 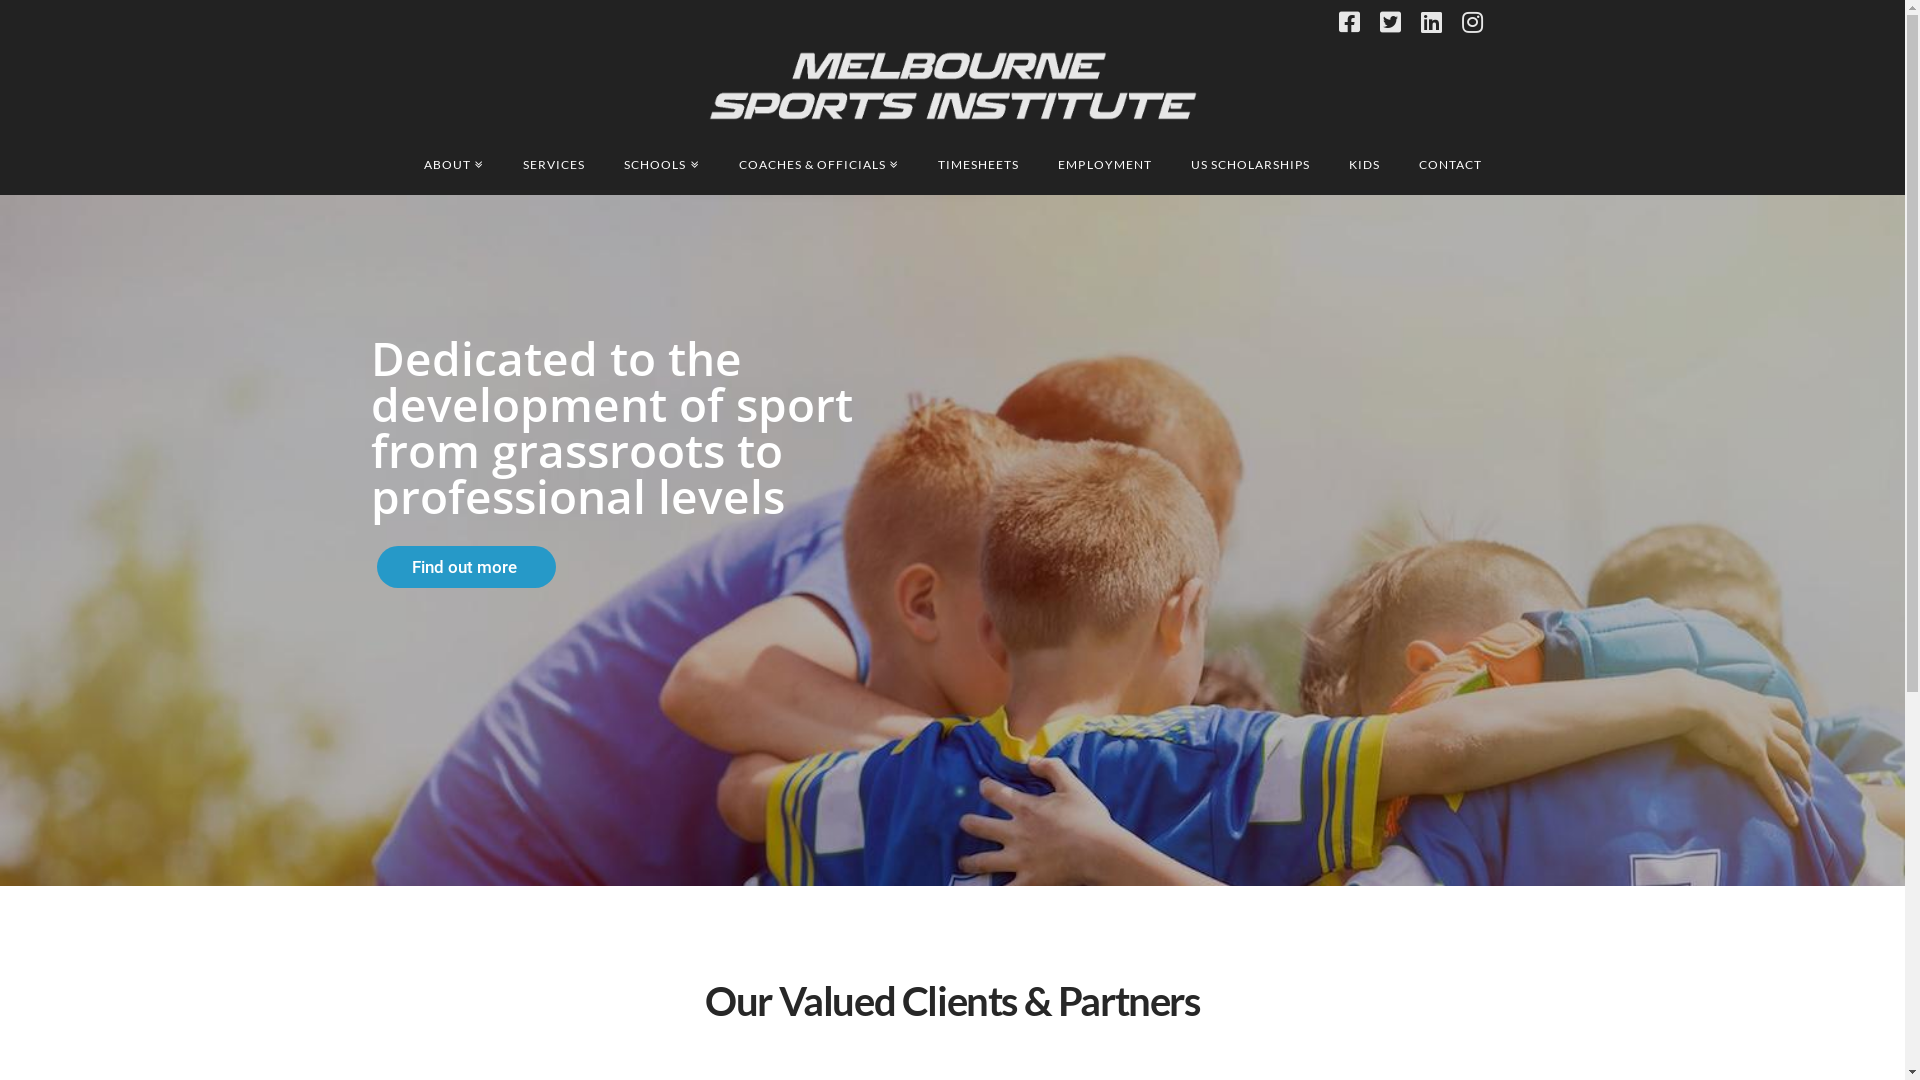 What do you see at coordinates (1449, 164) in the screenshot?
I see `'CONTACT'` at bounding box center [1449, 164].